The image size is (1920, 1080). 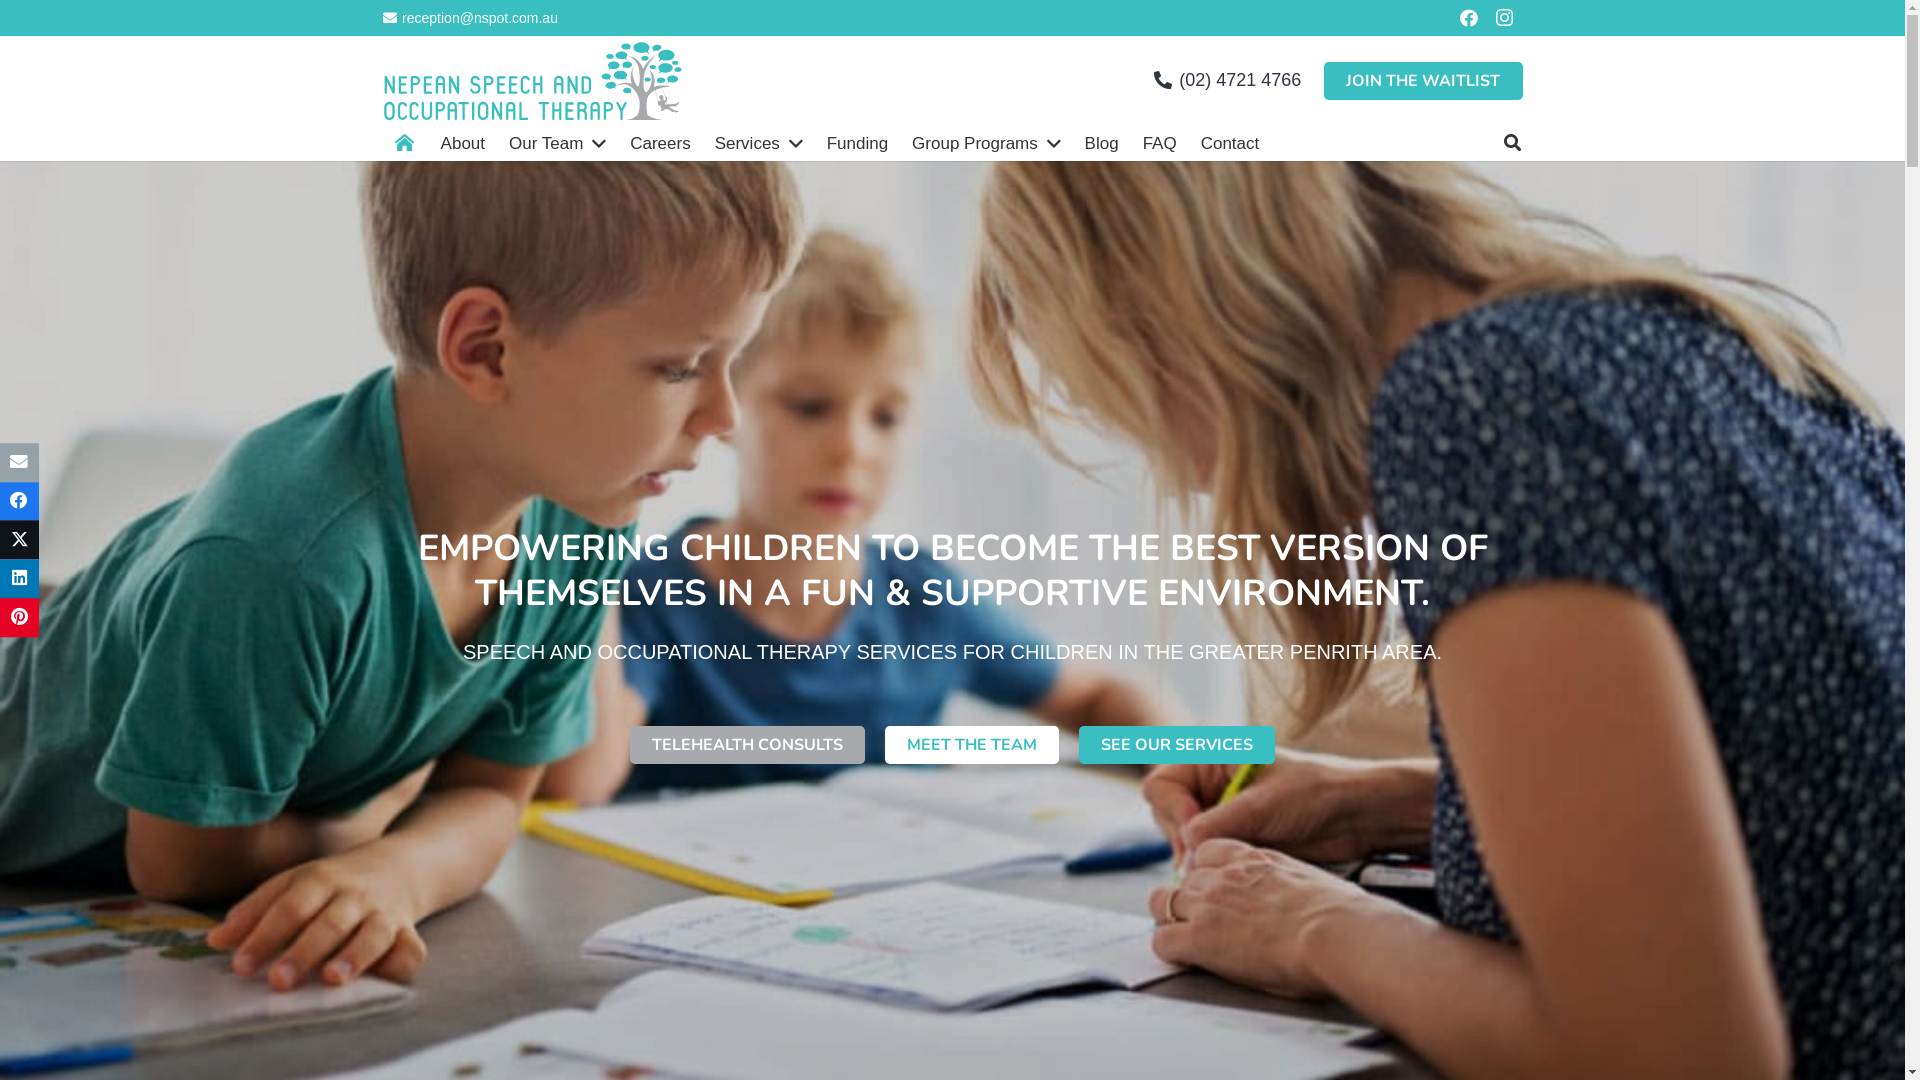 I want to click on 'Careers', so click(x=660, y=141).